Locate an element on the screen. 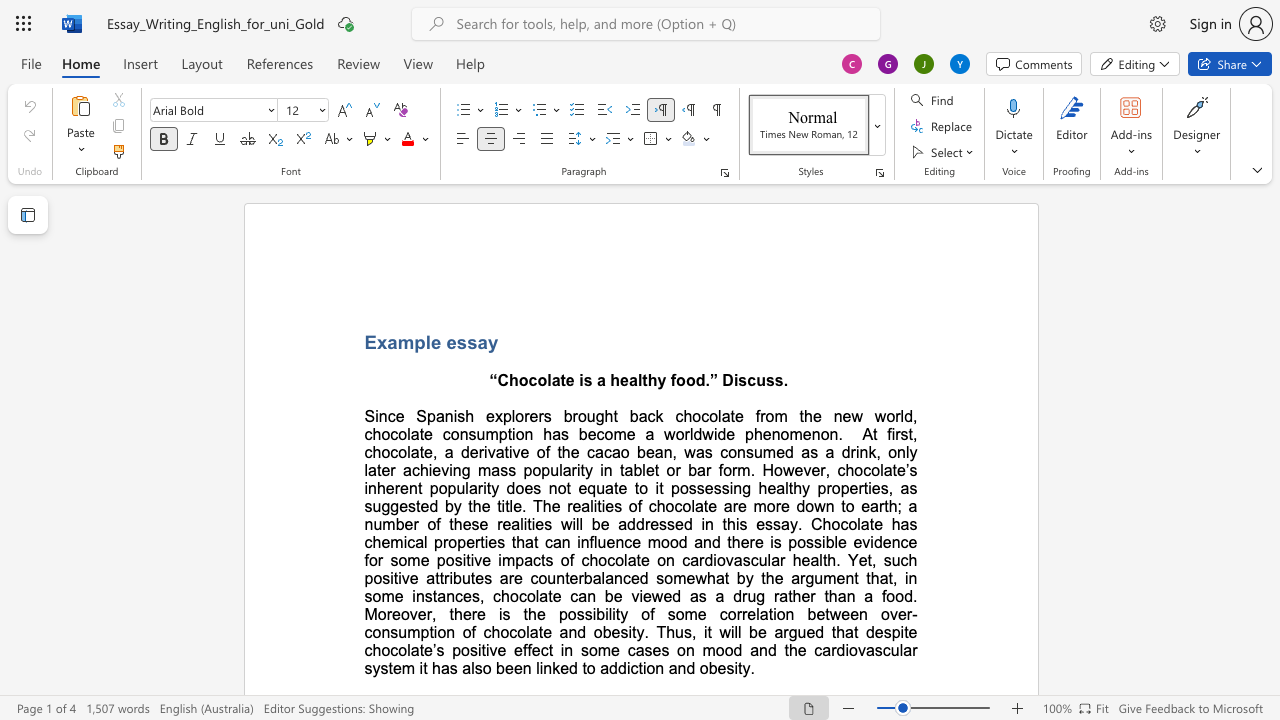 The width and height of the screenshot is (1280, 720). the space between the continuous character "t" and "h" in the text is located at coordinates (561, 452).